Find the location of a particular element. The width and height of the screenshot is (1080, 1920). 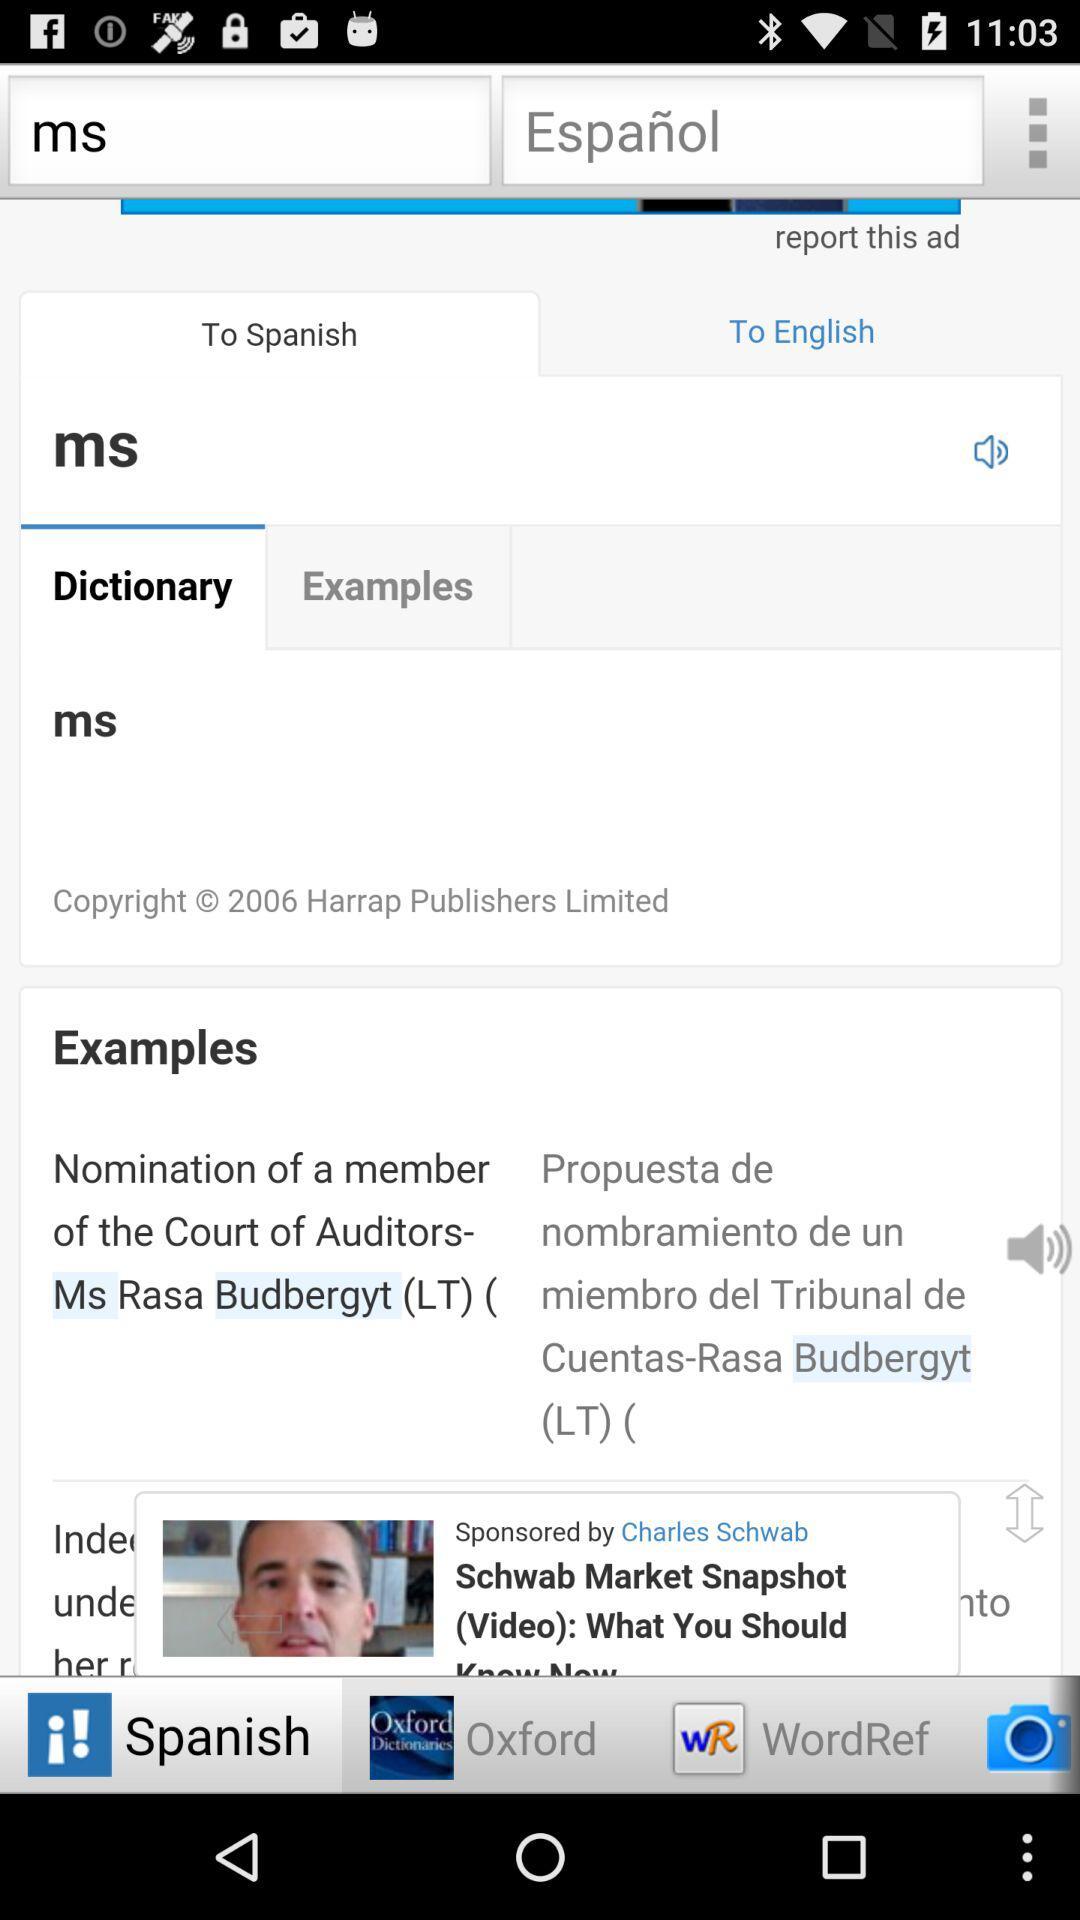

the more icon is located at coordinates (1035, 145).